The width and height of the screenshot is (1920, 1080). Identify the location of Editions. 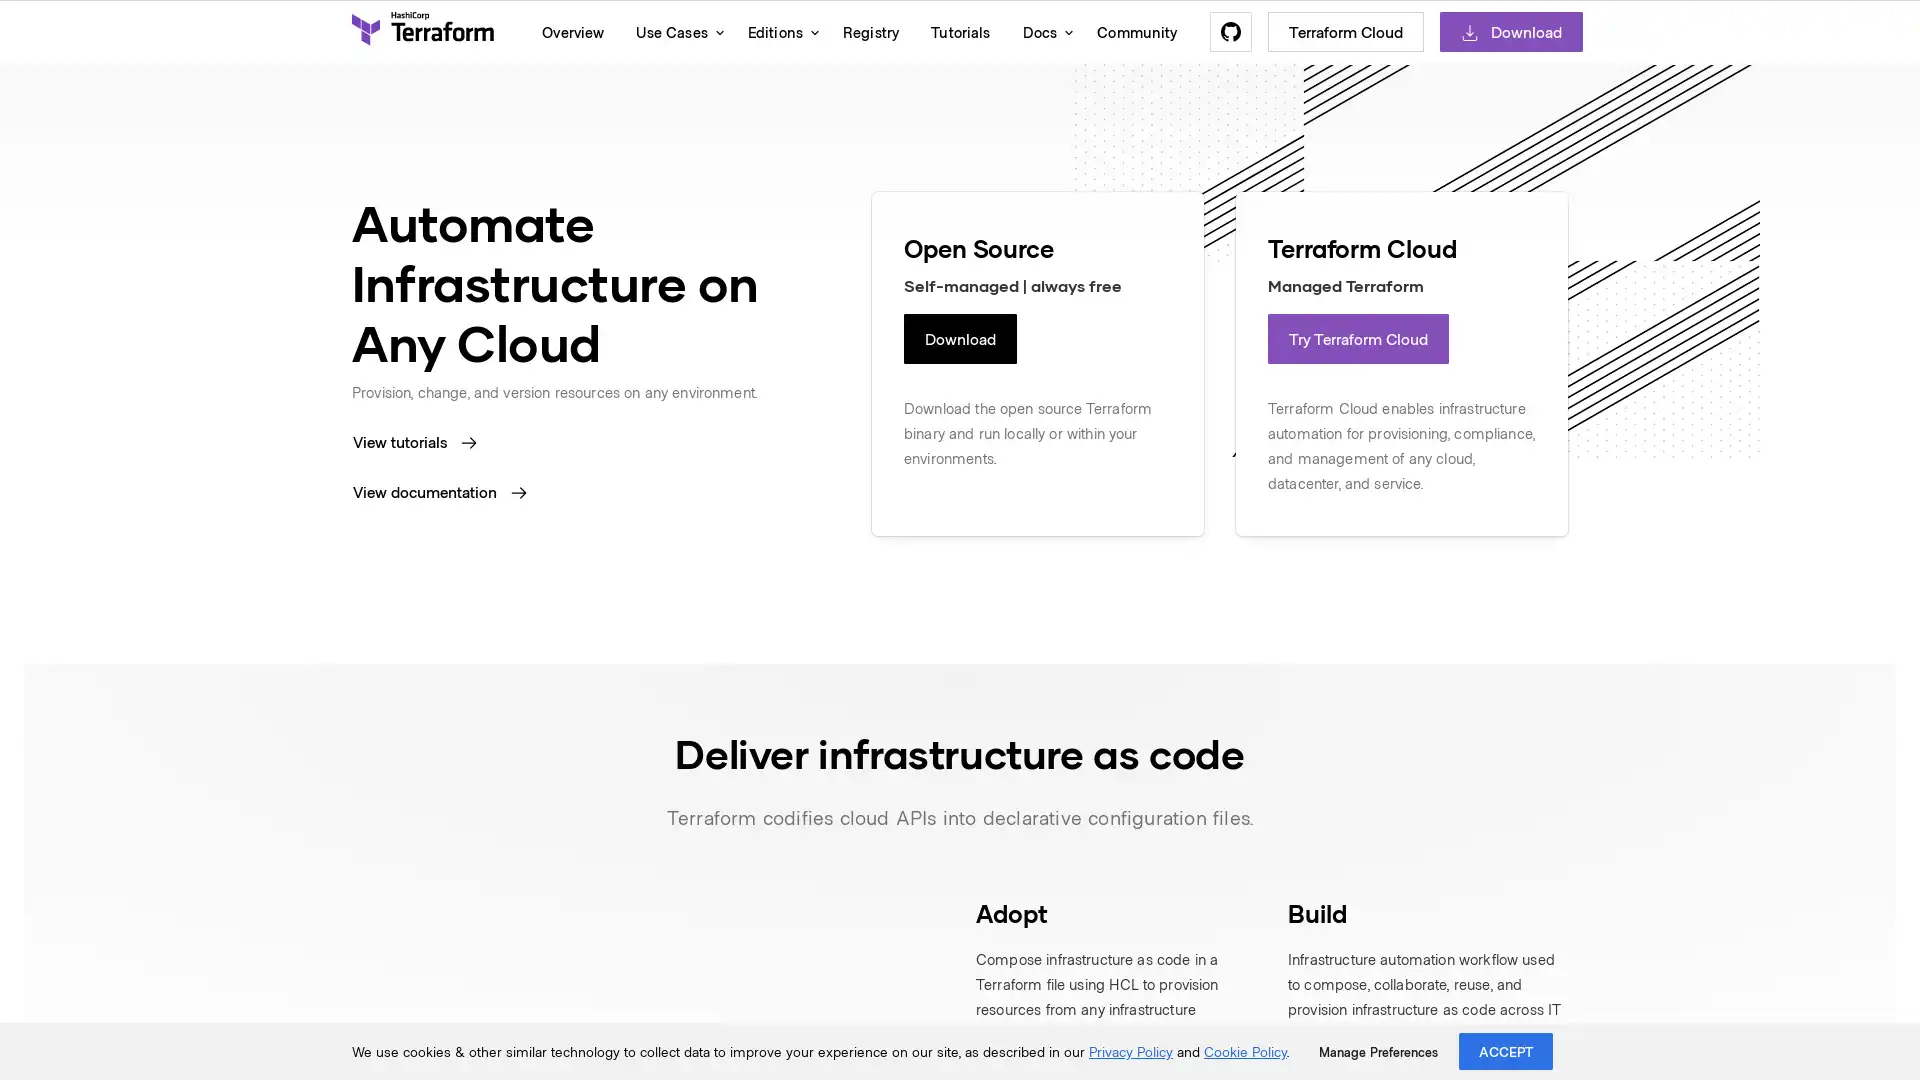
(777, 31).